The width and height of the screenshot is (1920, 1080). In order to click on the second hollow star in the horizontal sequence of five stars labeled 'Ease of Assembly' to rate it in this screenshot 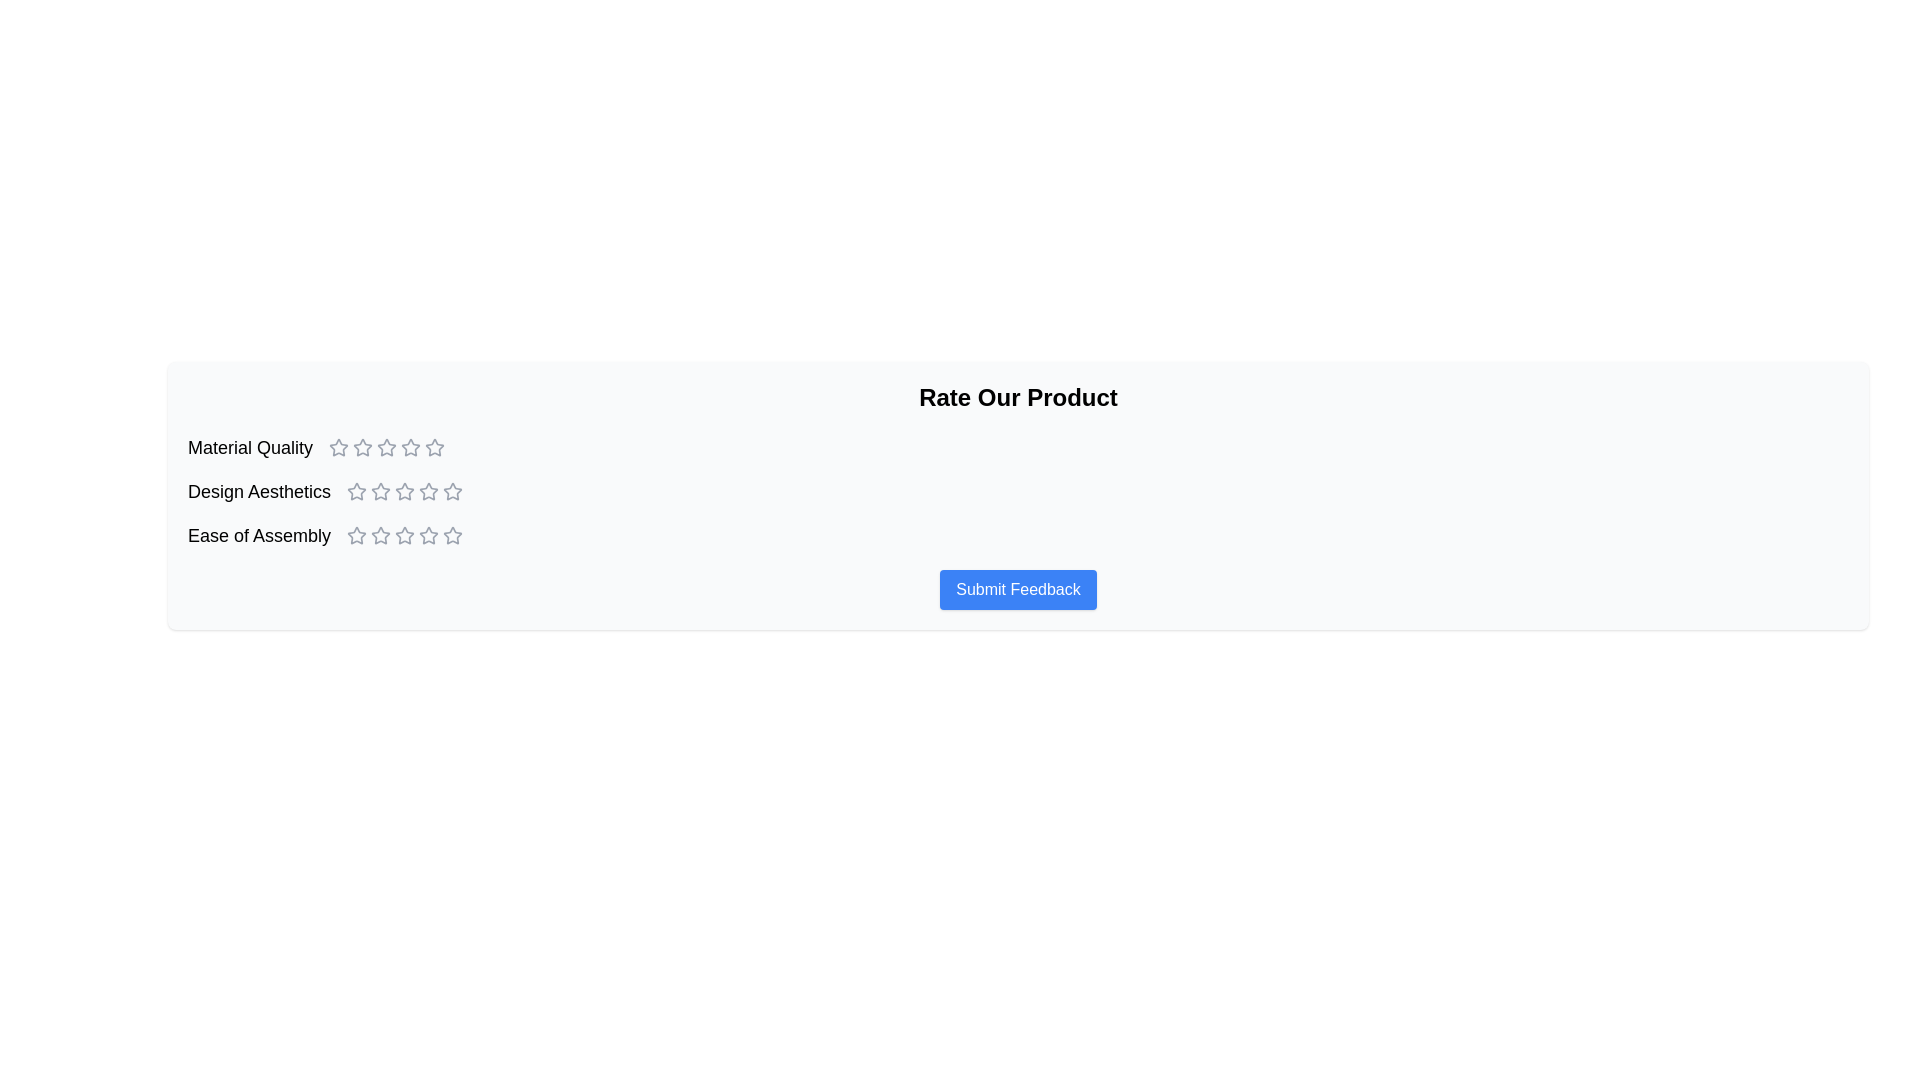, I will do `click(381, 534)`.